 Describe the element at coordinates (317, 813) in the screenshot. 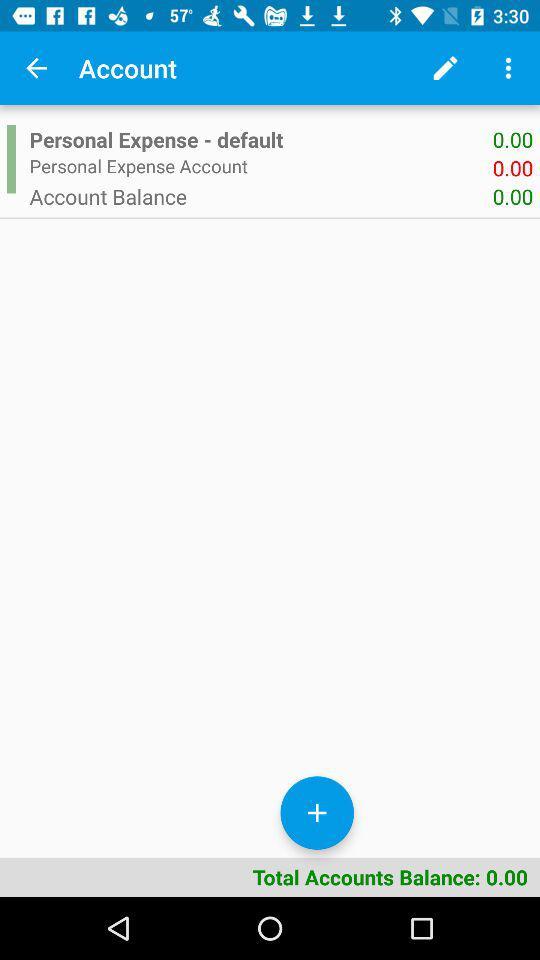

I see `new account` at that location.